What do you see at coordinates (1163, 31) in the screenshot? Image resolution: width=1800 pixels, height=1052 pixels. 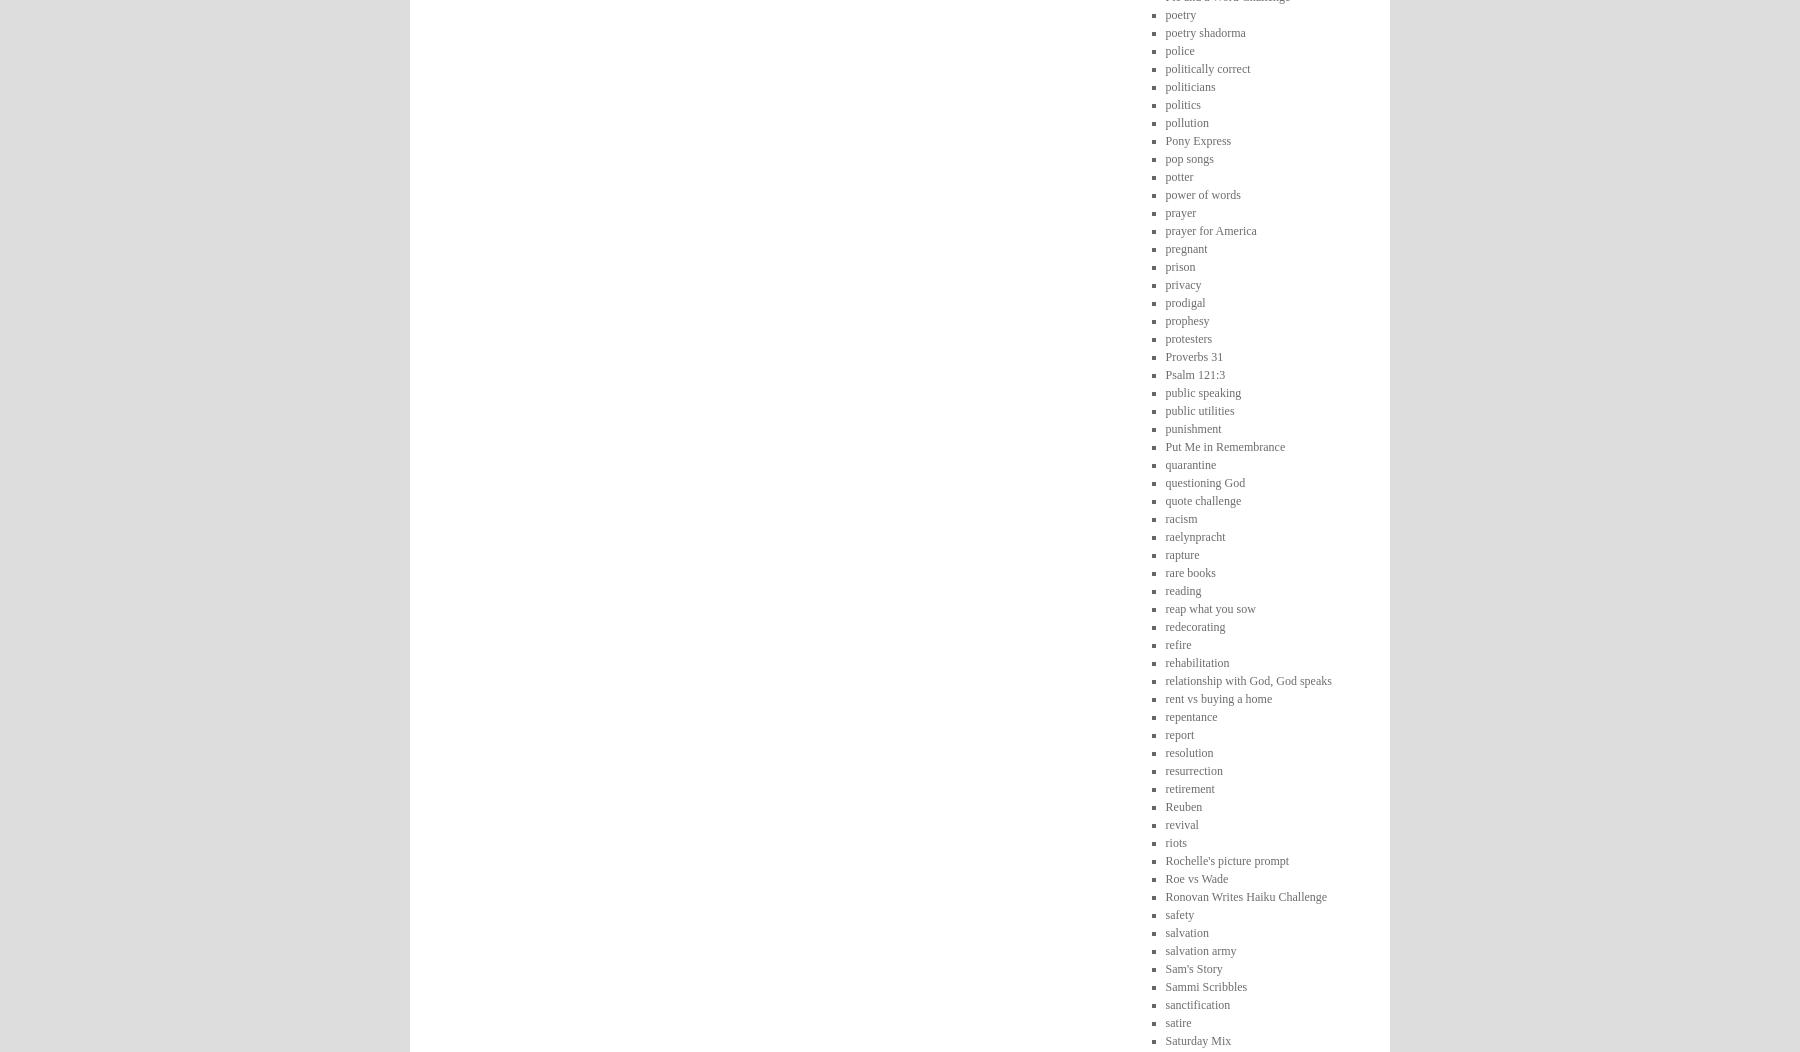 I see `'poetry shadorma'` at bounding box center [1163, 31].